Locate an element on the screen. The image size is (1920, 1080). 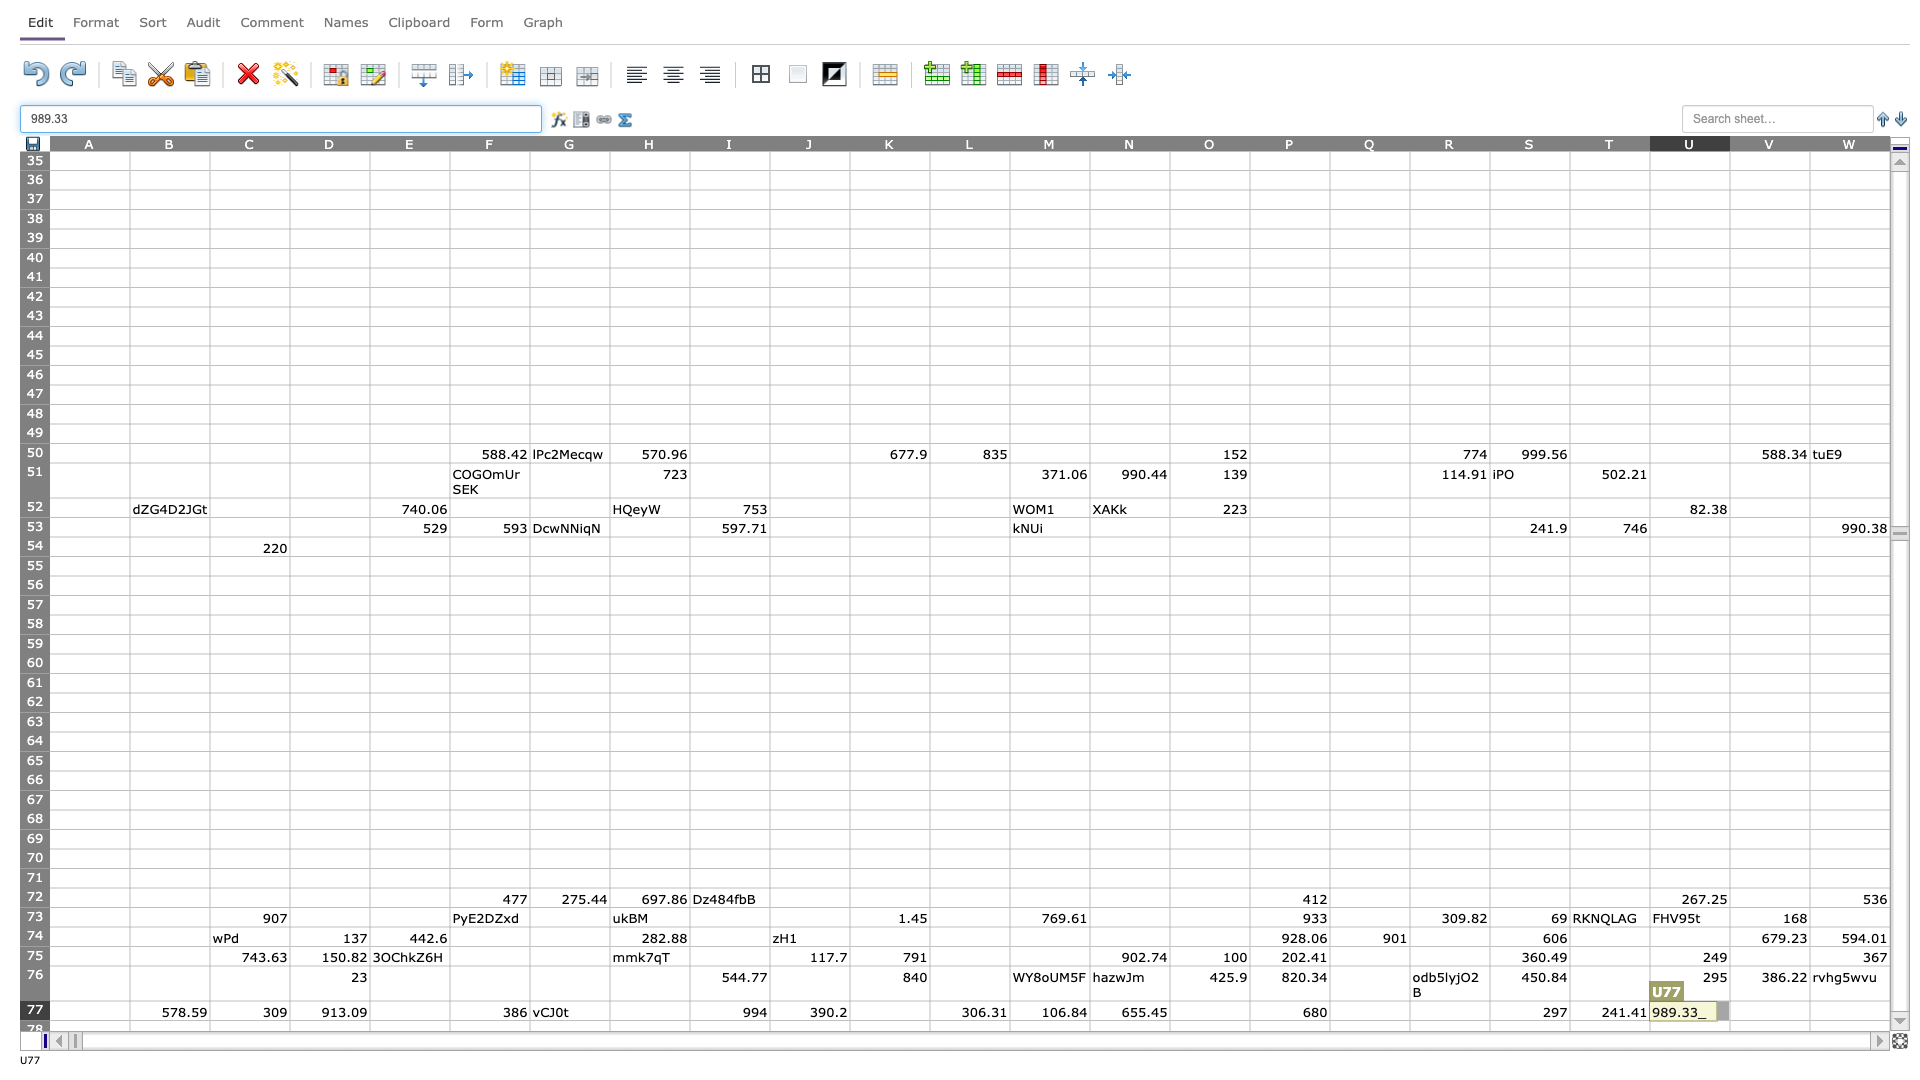
Top left of cell W77 is located at coordinates (1809, 1001).